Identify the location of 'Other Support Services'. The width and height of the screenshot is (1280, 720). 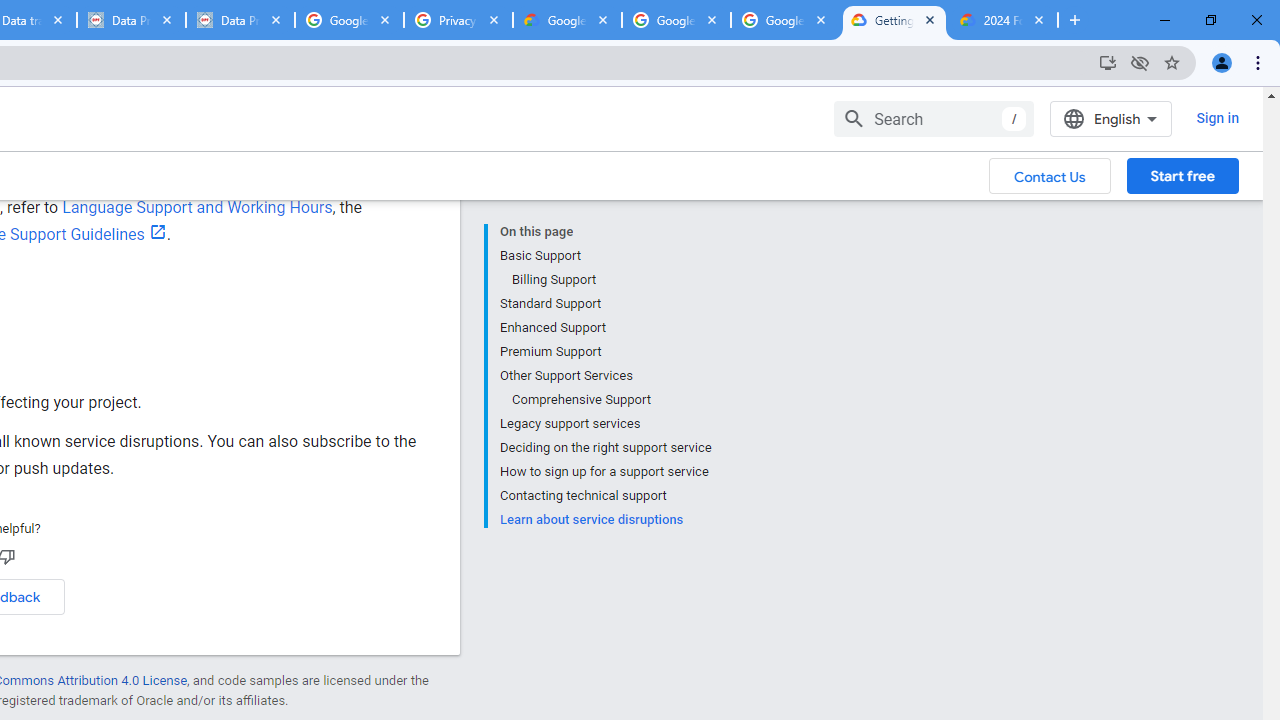
(604, 376).